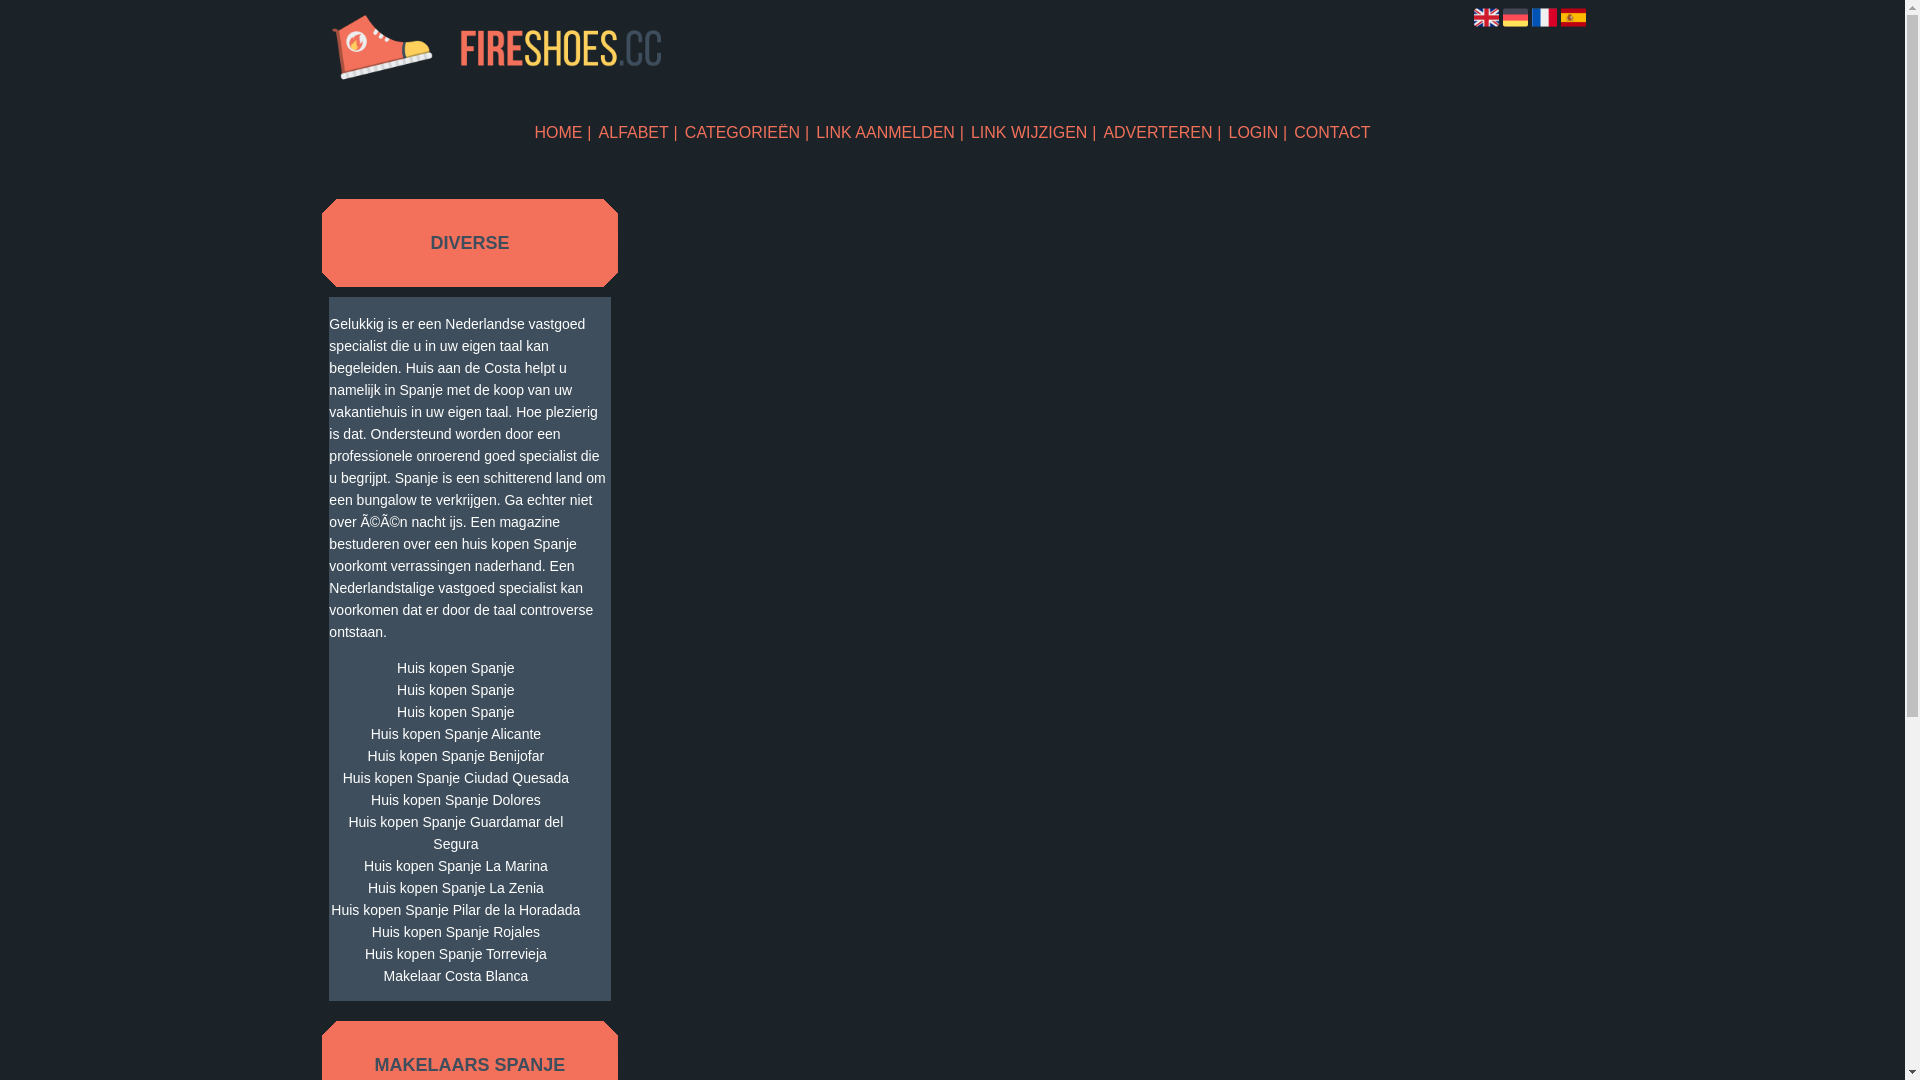  Describe the element at coordinates (329, 798) in the screenshot. I see `'Huis kopen Spanje Dolores'` at that location.